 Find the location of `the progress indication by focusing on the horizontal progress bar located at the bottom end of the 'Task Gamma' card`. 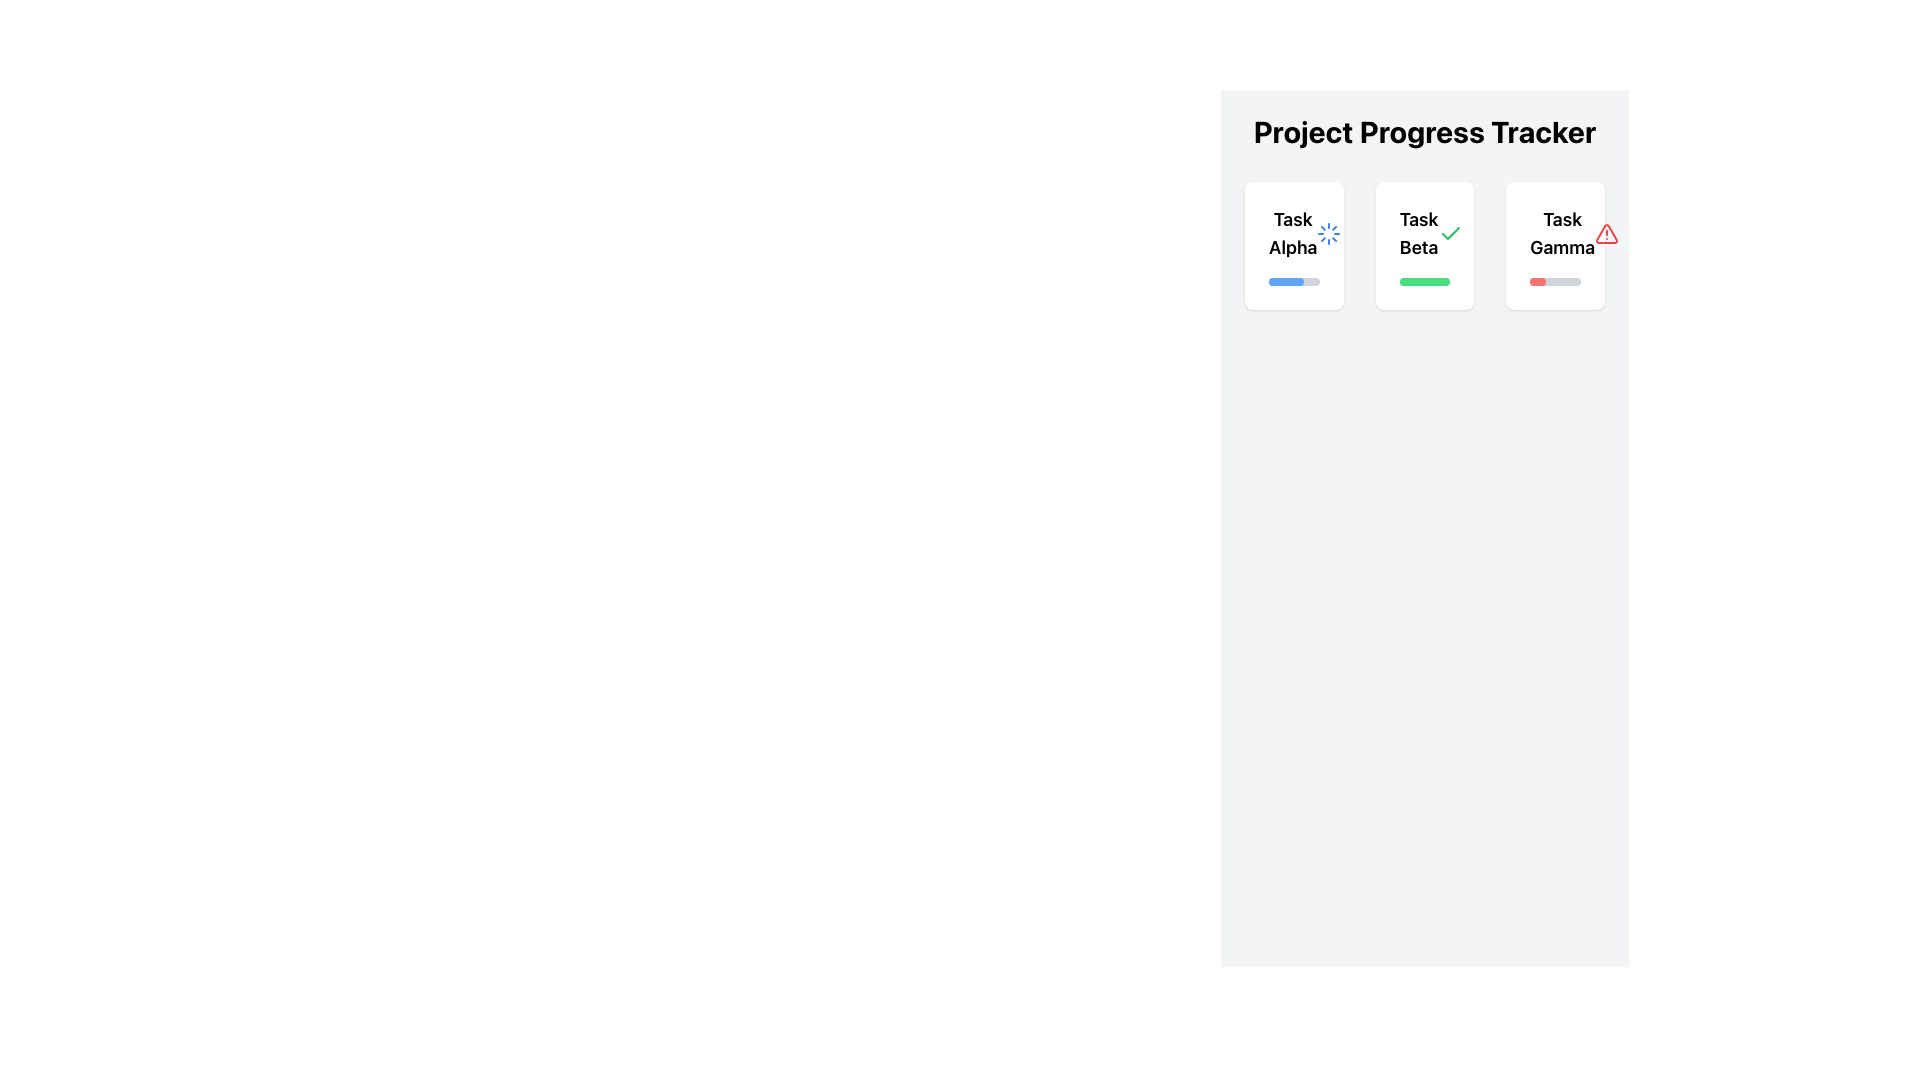

the progress indication by focusing on the horizontal progress bar located at the bottom end of the 'Task Gamma' card is located at coordinates (1554, 281).